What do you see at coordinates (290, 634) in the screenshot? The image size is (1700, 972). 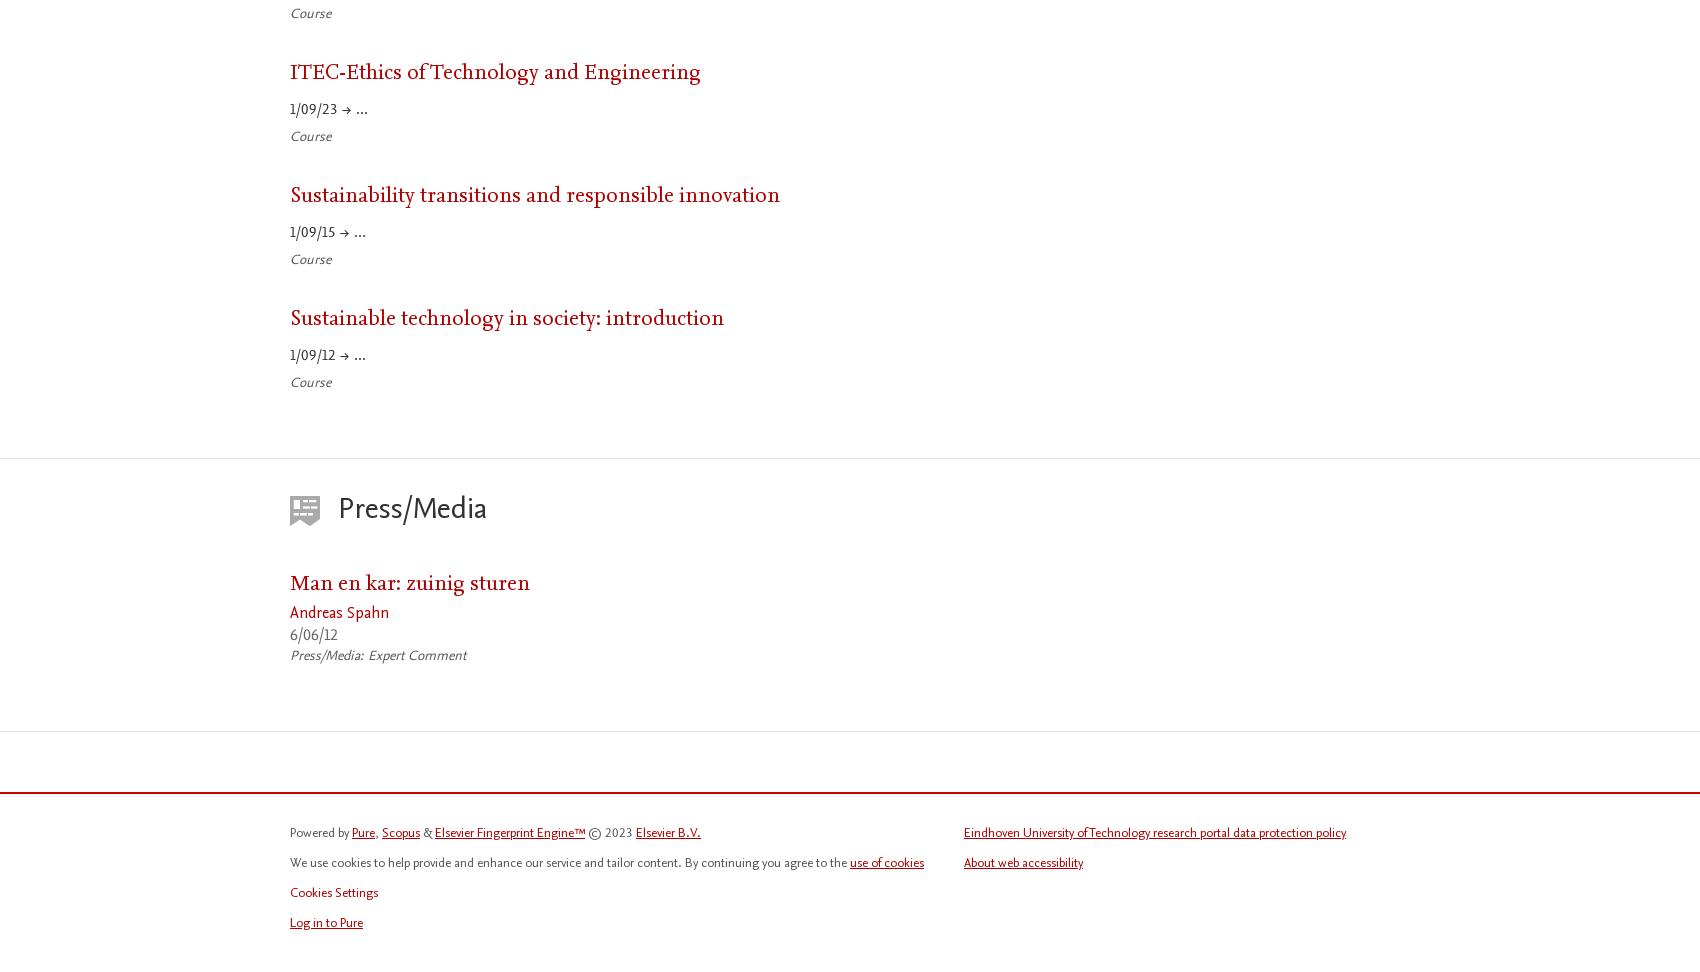 I see `'6/06/12'` at bounding box center [290, 634].